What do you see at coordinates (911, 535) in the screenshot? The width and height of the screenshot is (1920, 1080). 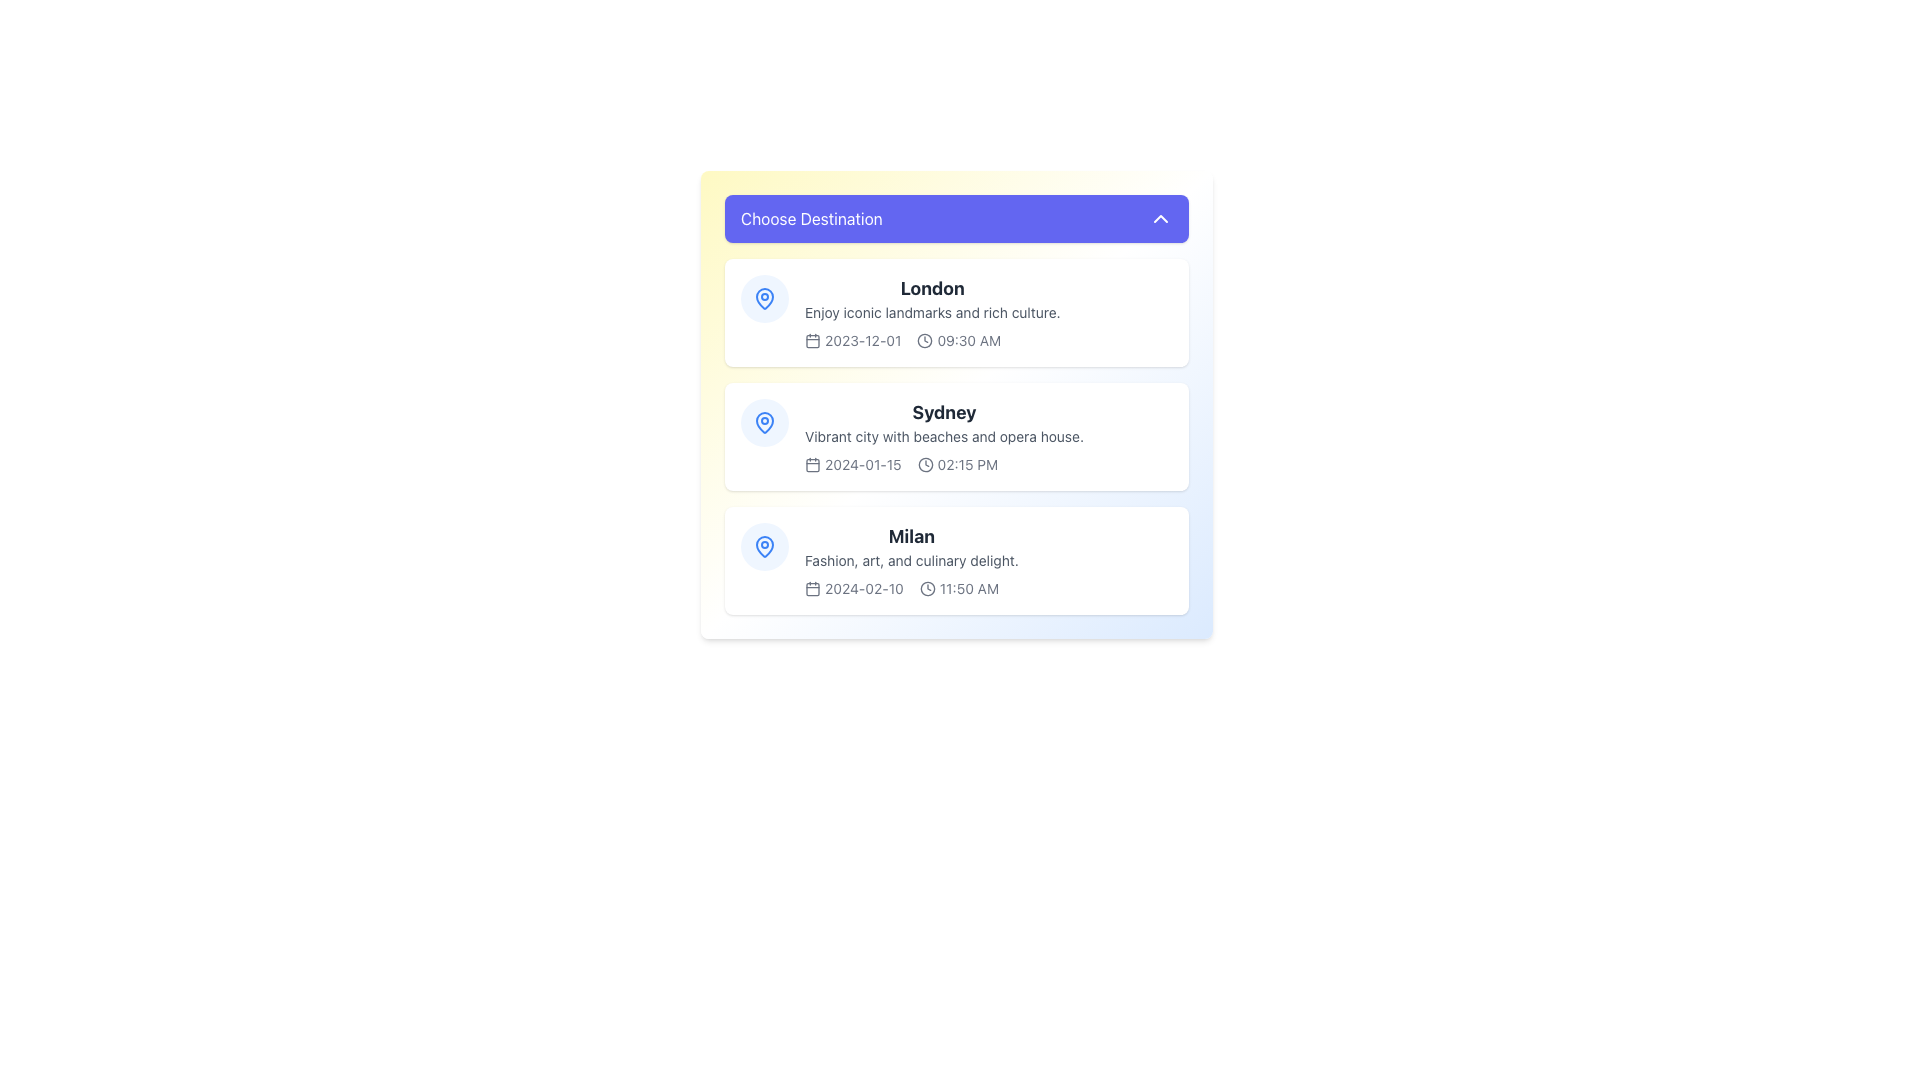 I see `the text label displaying 'Milan'` at bounding box center [911, 535].